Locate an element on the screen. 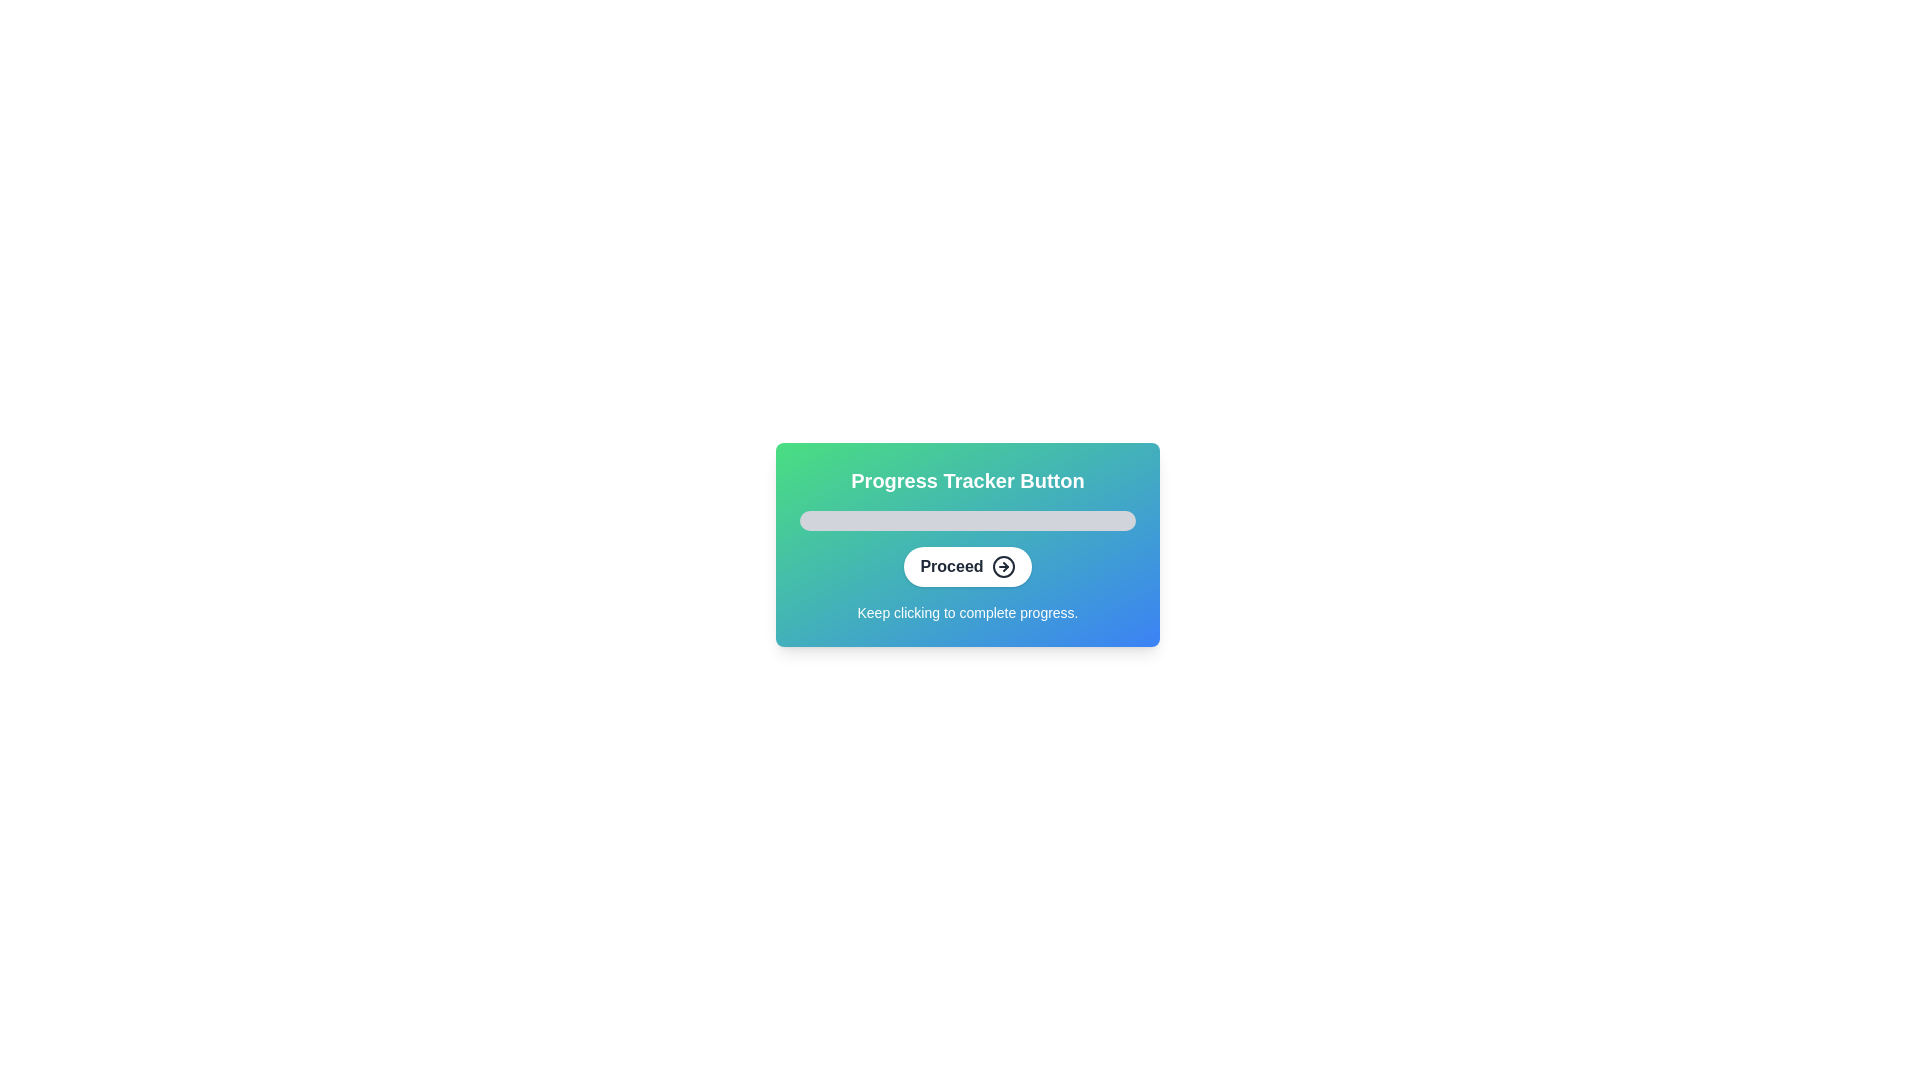 Image resolution: width=1920 pixels, height=1080 pixels. the horizontally-oriented rectangular progress bar with a light gray background located beneath the 'Progress Tracker Button' and above the 'Proceed' button is located at coordinates (968, 519).